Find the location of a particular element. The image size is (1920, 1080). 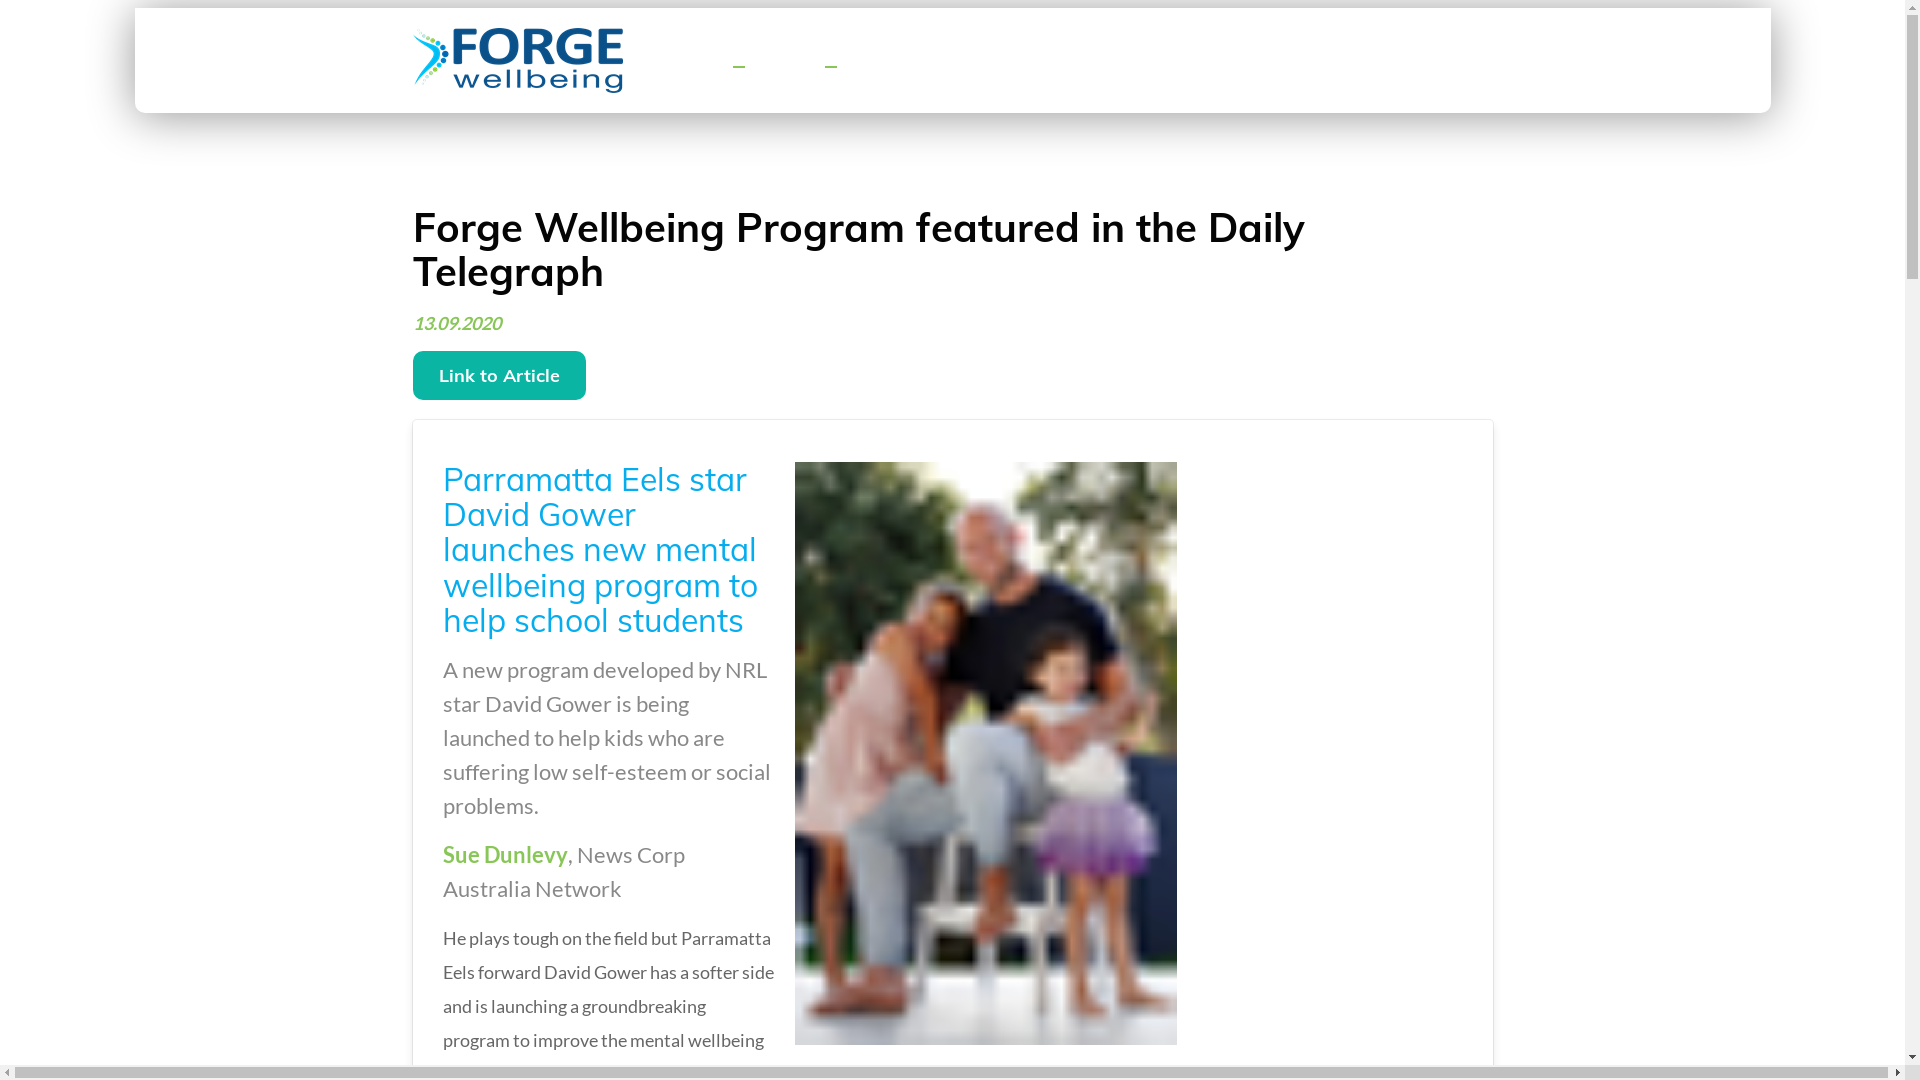

'Toggle navigation' is located at coordinates (730, 65).